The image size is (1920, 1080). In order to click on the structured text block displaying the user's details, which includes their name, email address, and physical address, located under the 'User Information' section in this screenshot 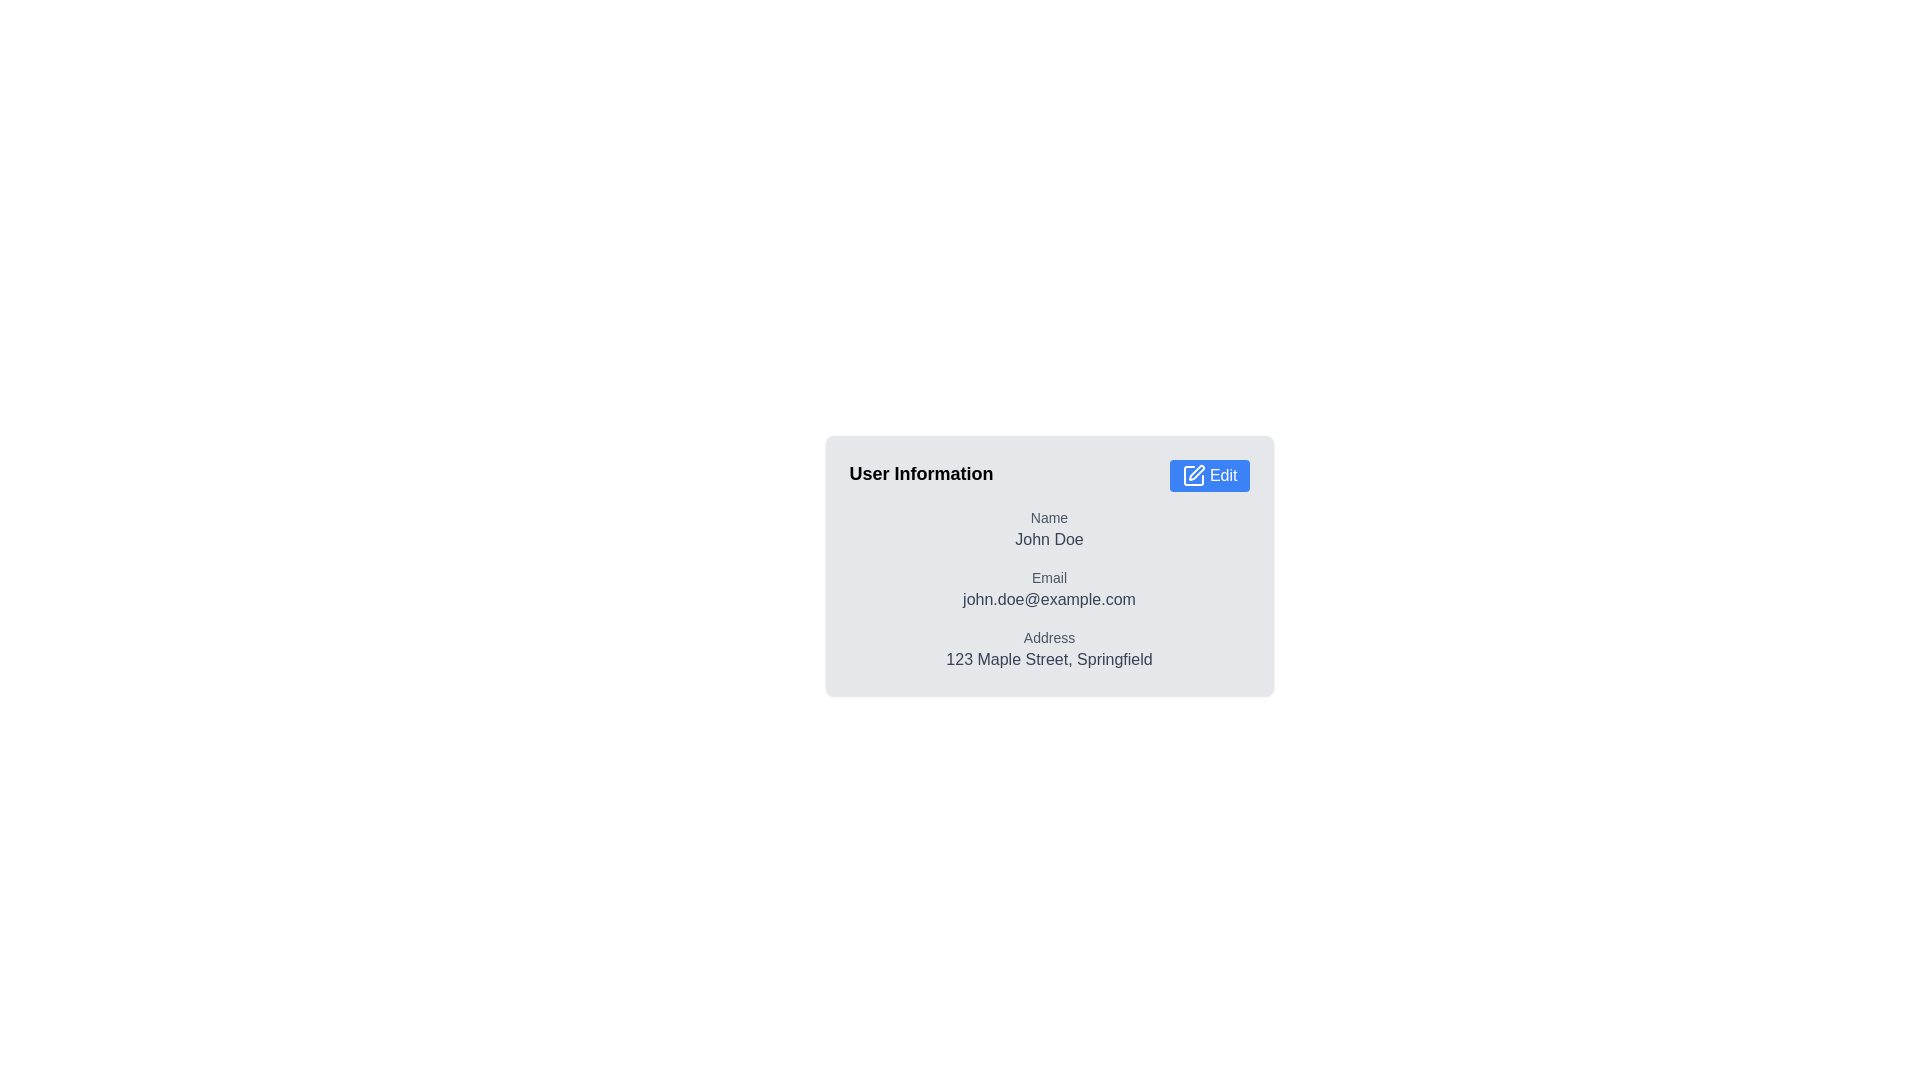, I will do `click(1048, 589)`.